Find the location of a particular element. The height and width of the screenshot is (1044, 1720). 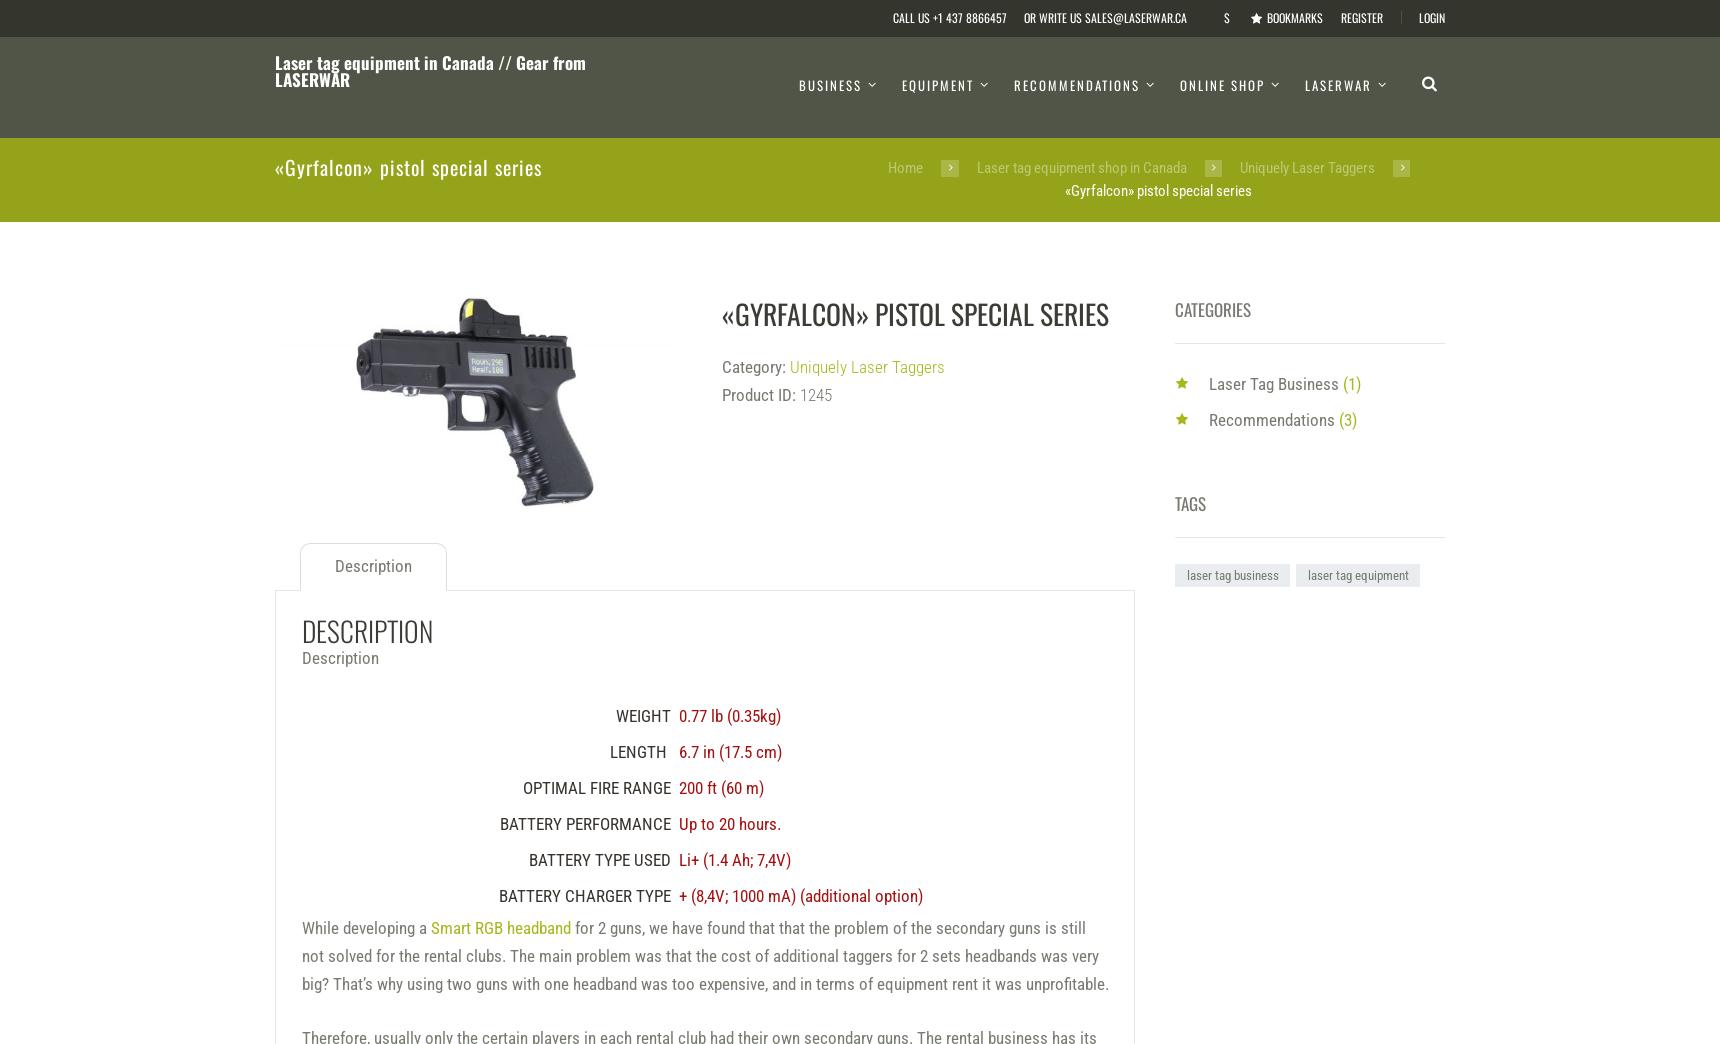

'Call us +1 437 8866457' is located at coordinates (948, 15).